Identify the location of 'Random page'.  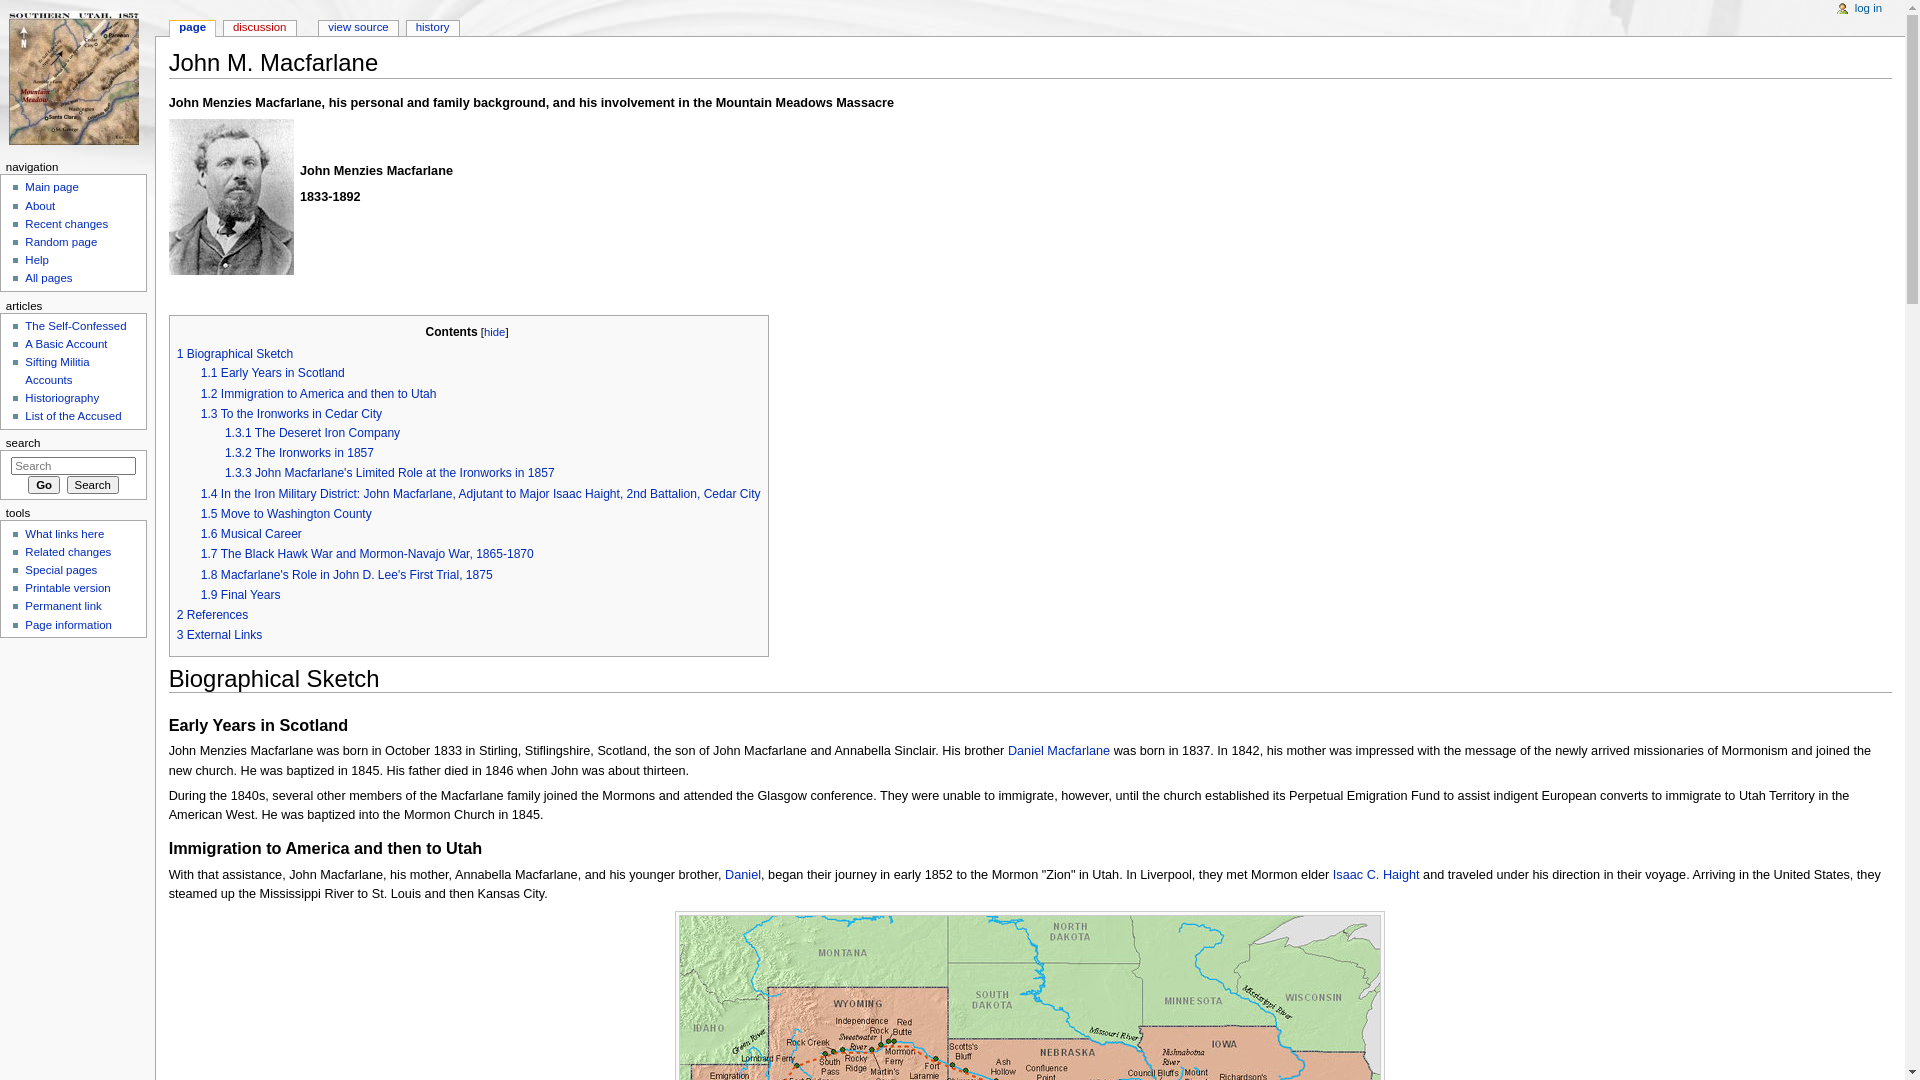
(61, 241).